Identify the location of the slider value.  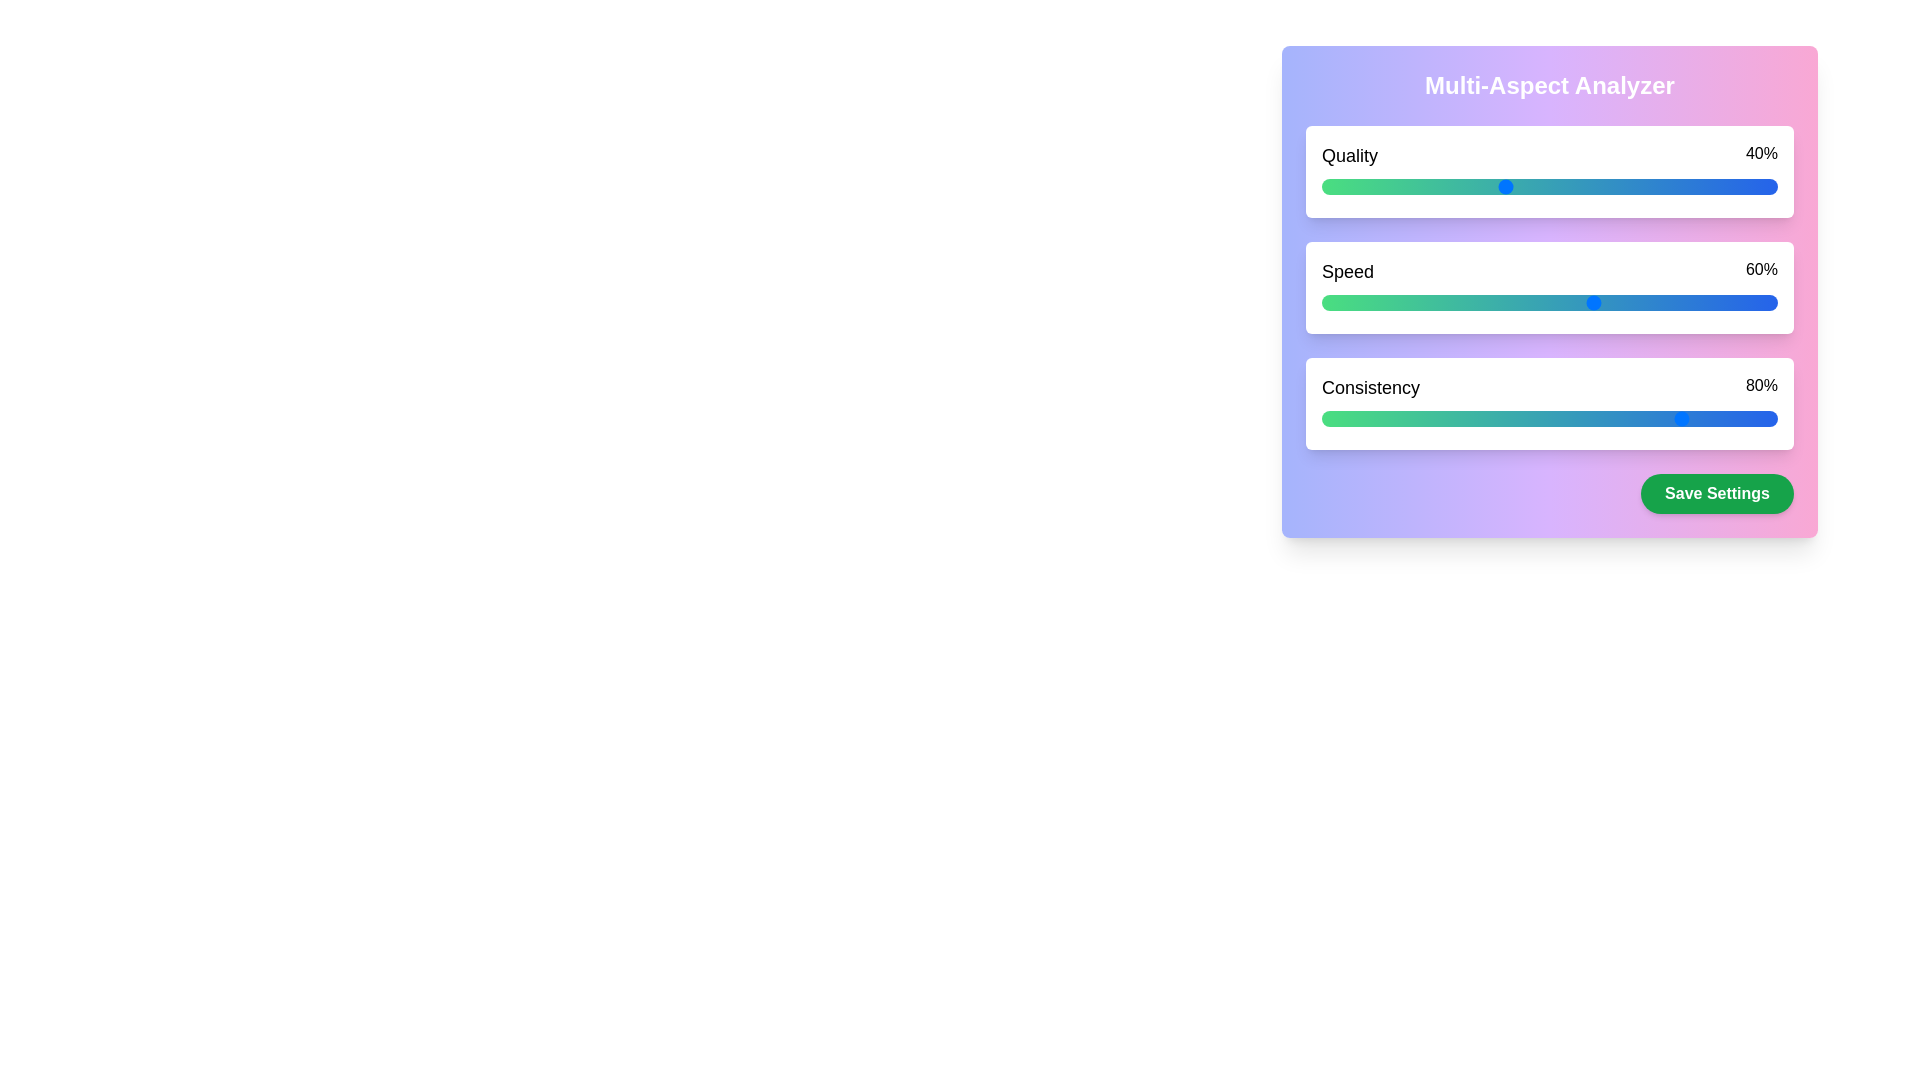
(1321, 418).